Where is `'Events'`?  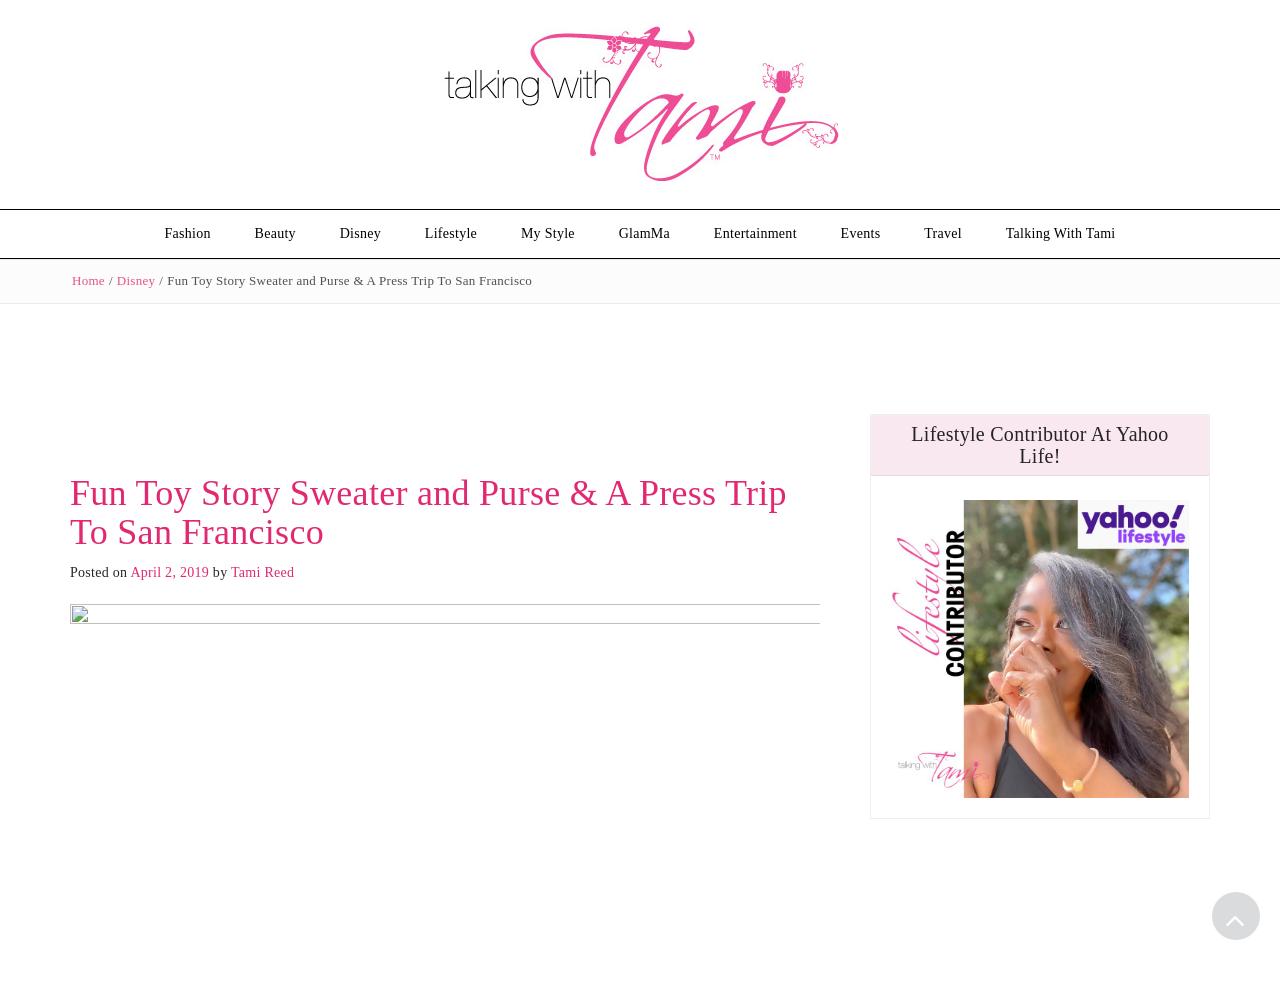
'Events' is located at coordinates (860, 232).